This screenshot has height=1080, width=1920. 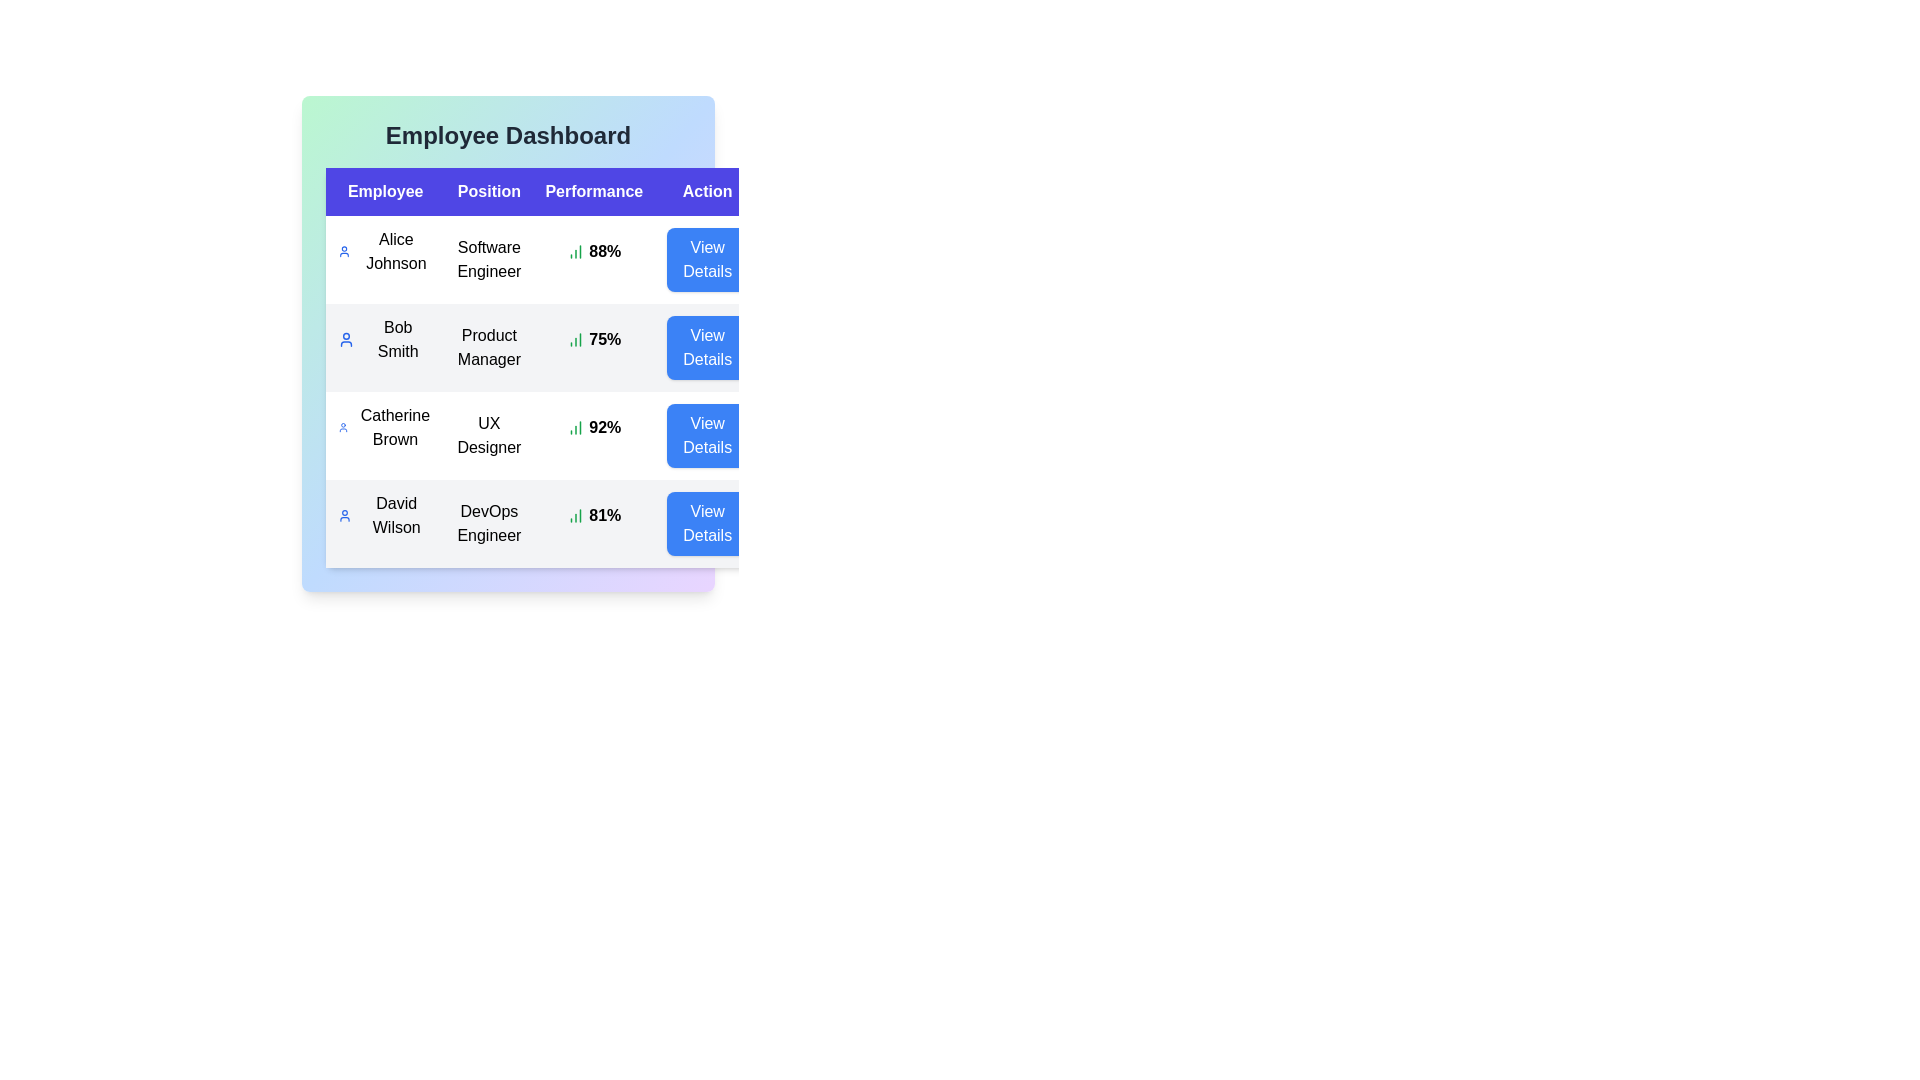 What do you see at coordinates (385, 427) in the screenshot?
I see `the Catherine Brown row to observe potential tooltips or visual feedback` at bounding box center [385, 427].